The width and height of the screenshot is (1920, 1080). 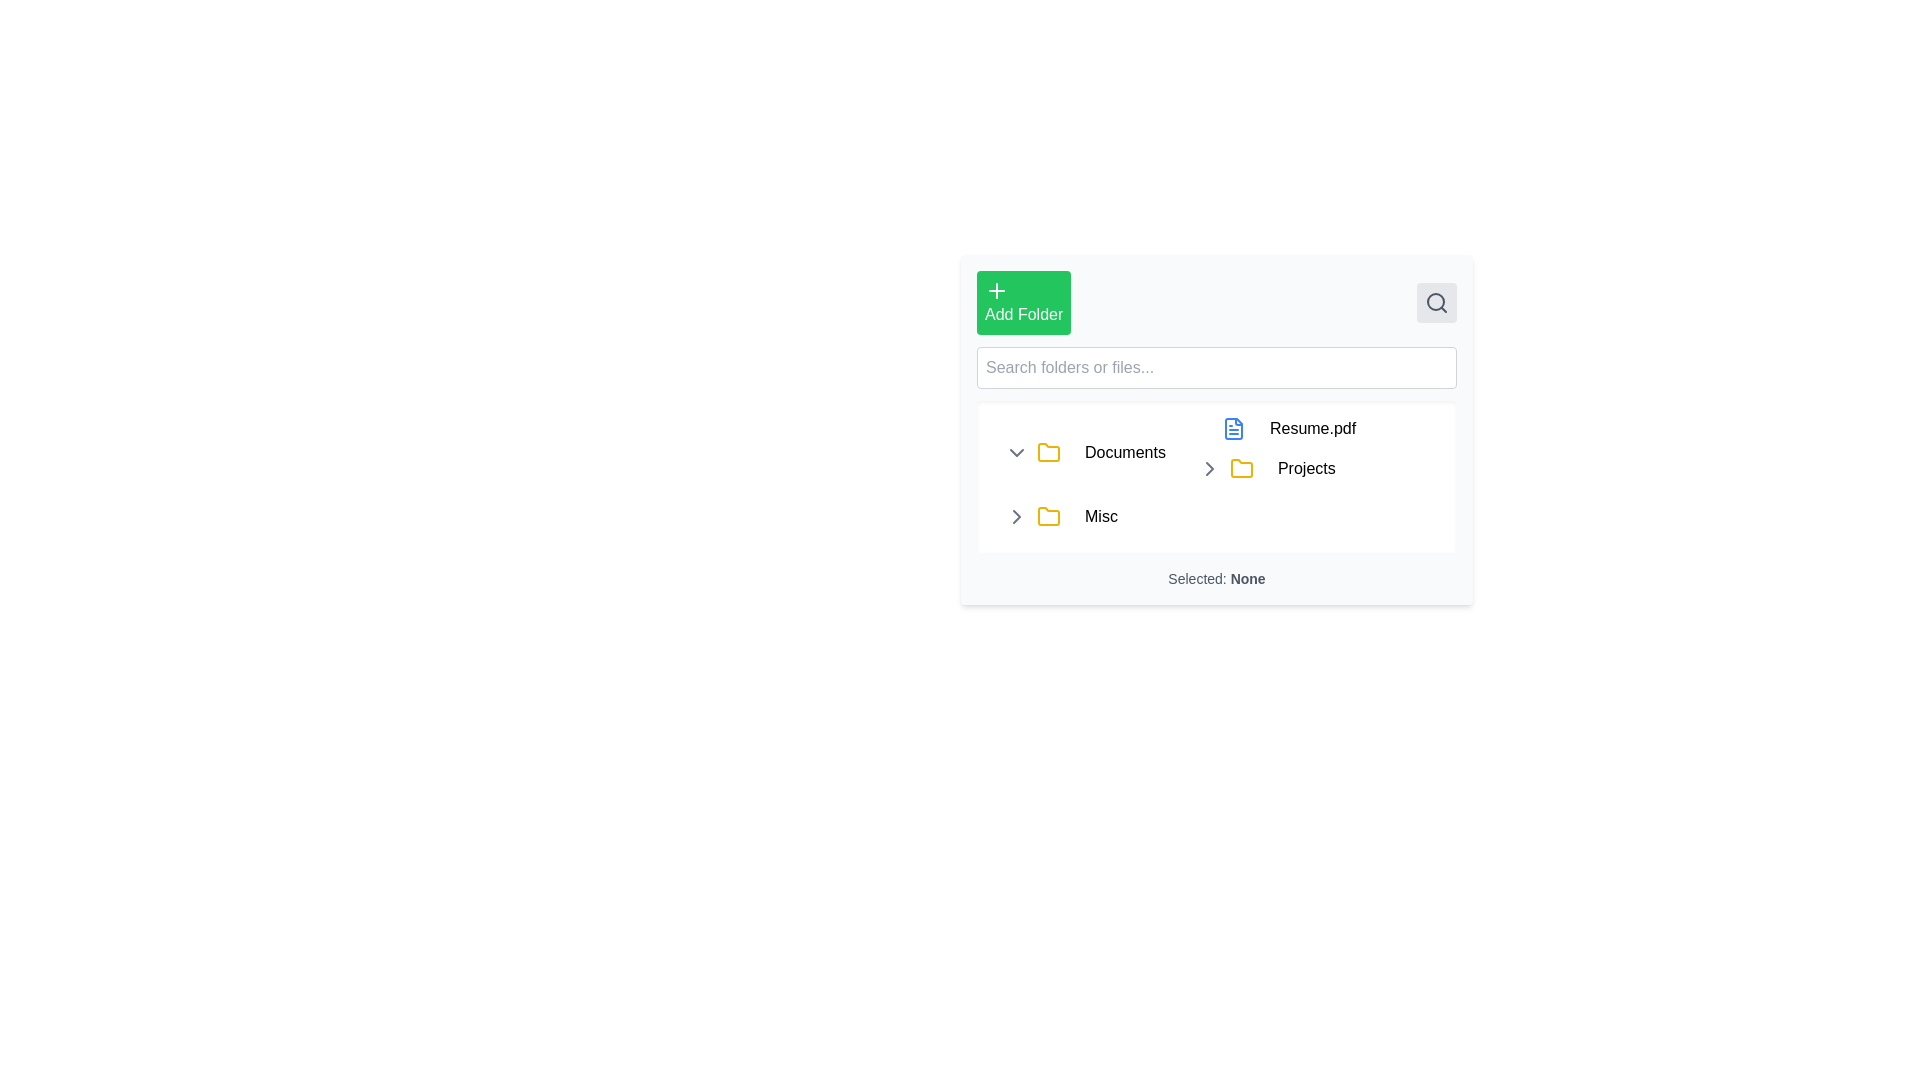 I want to click on the text label 'Resume.pdfProjects' within the file tree under 'Documents' which is styled with the class 'pl-4', so click(x=1271, y=452).